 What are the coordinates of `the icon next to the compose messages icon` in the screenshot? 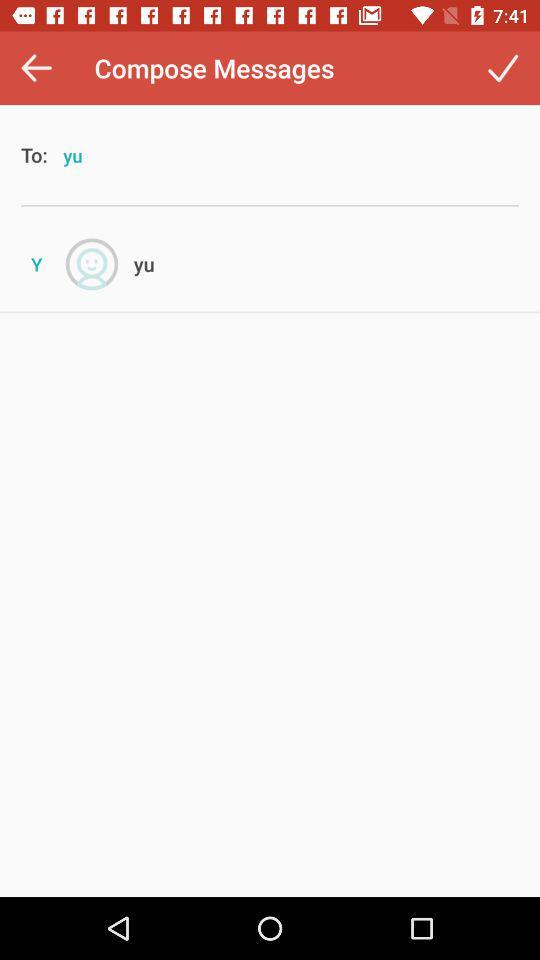 It's located at (36, 68).